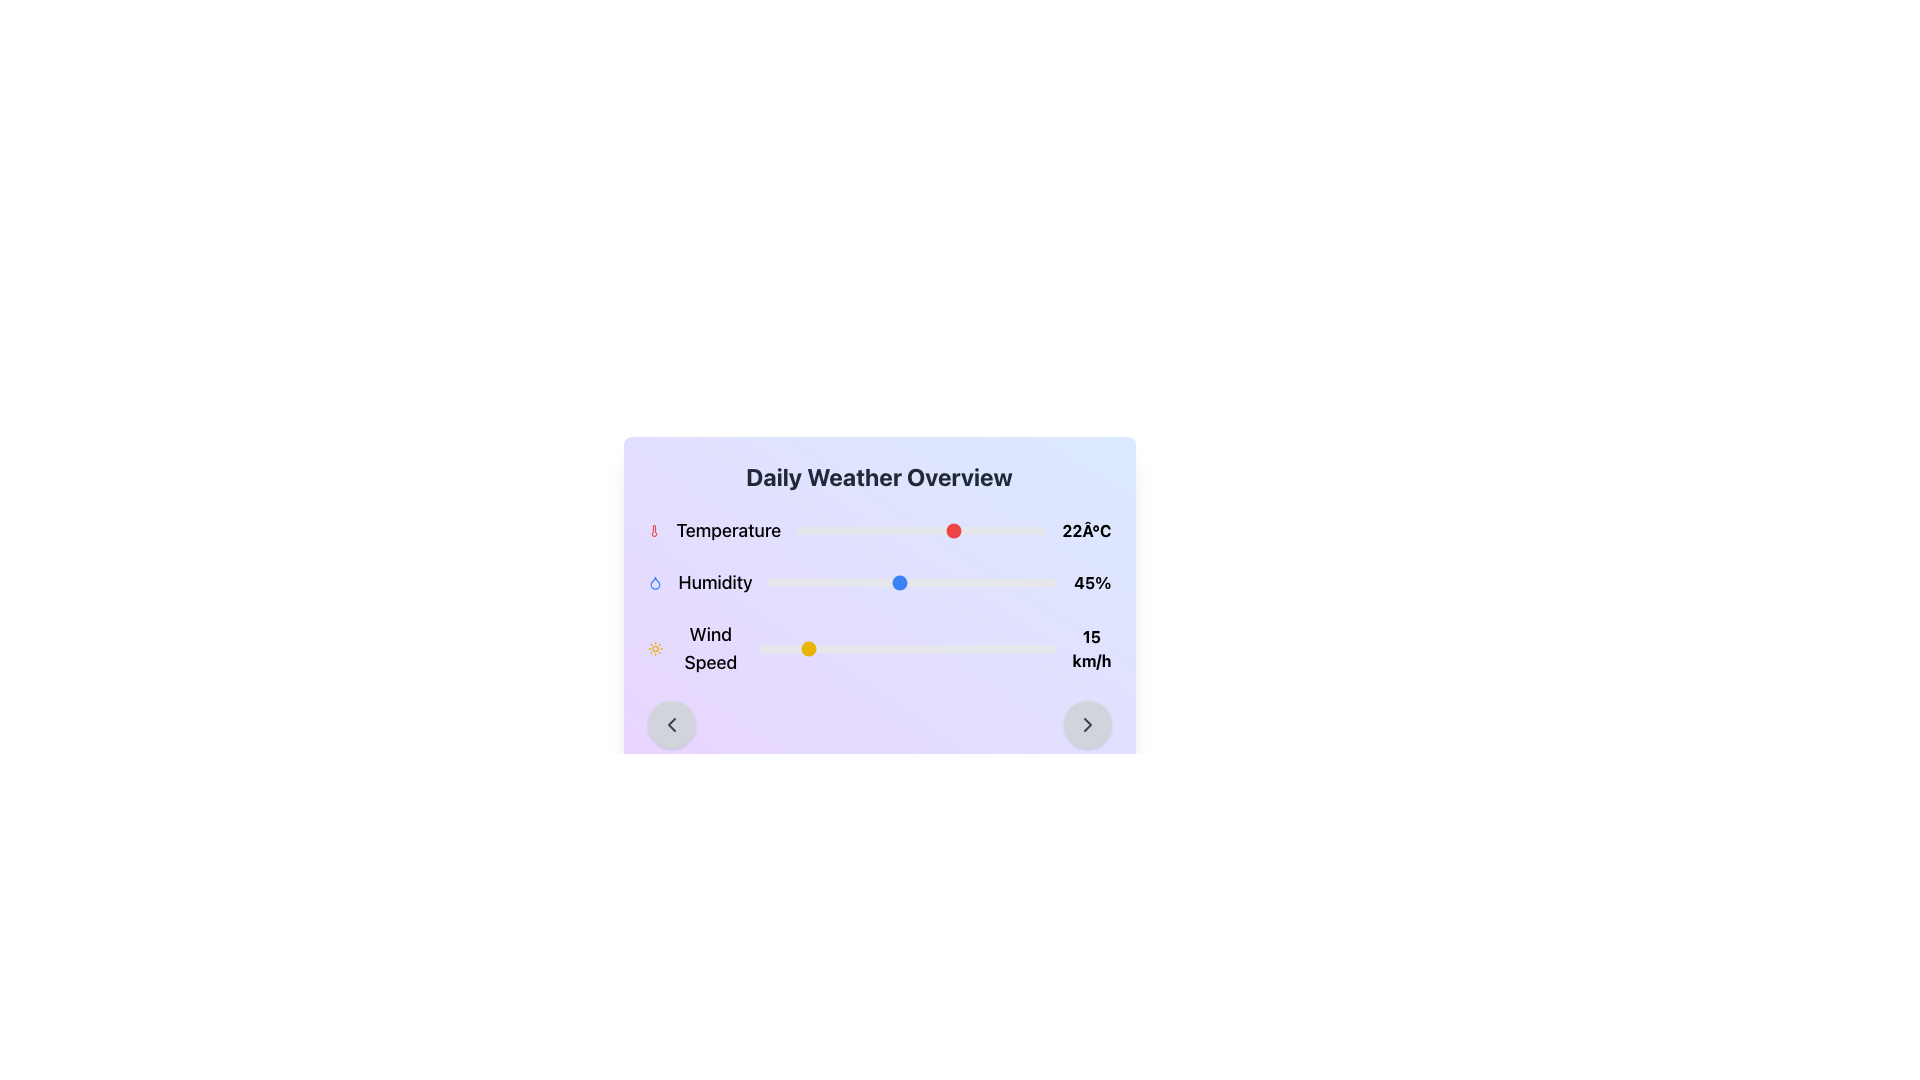  What do you see at coordinates (868, 648) in the screenshot?
I see `the wind speed` at bounding box center [868, 648].